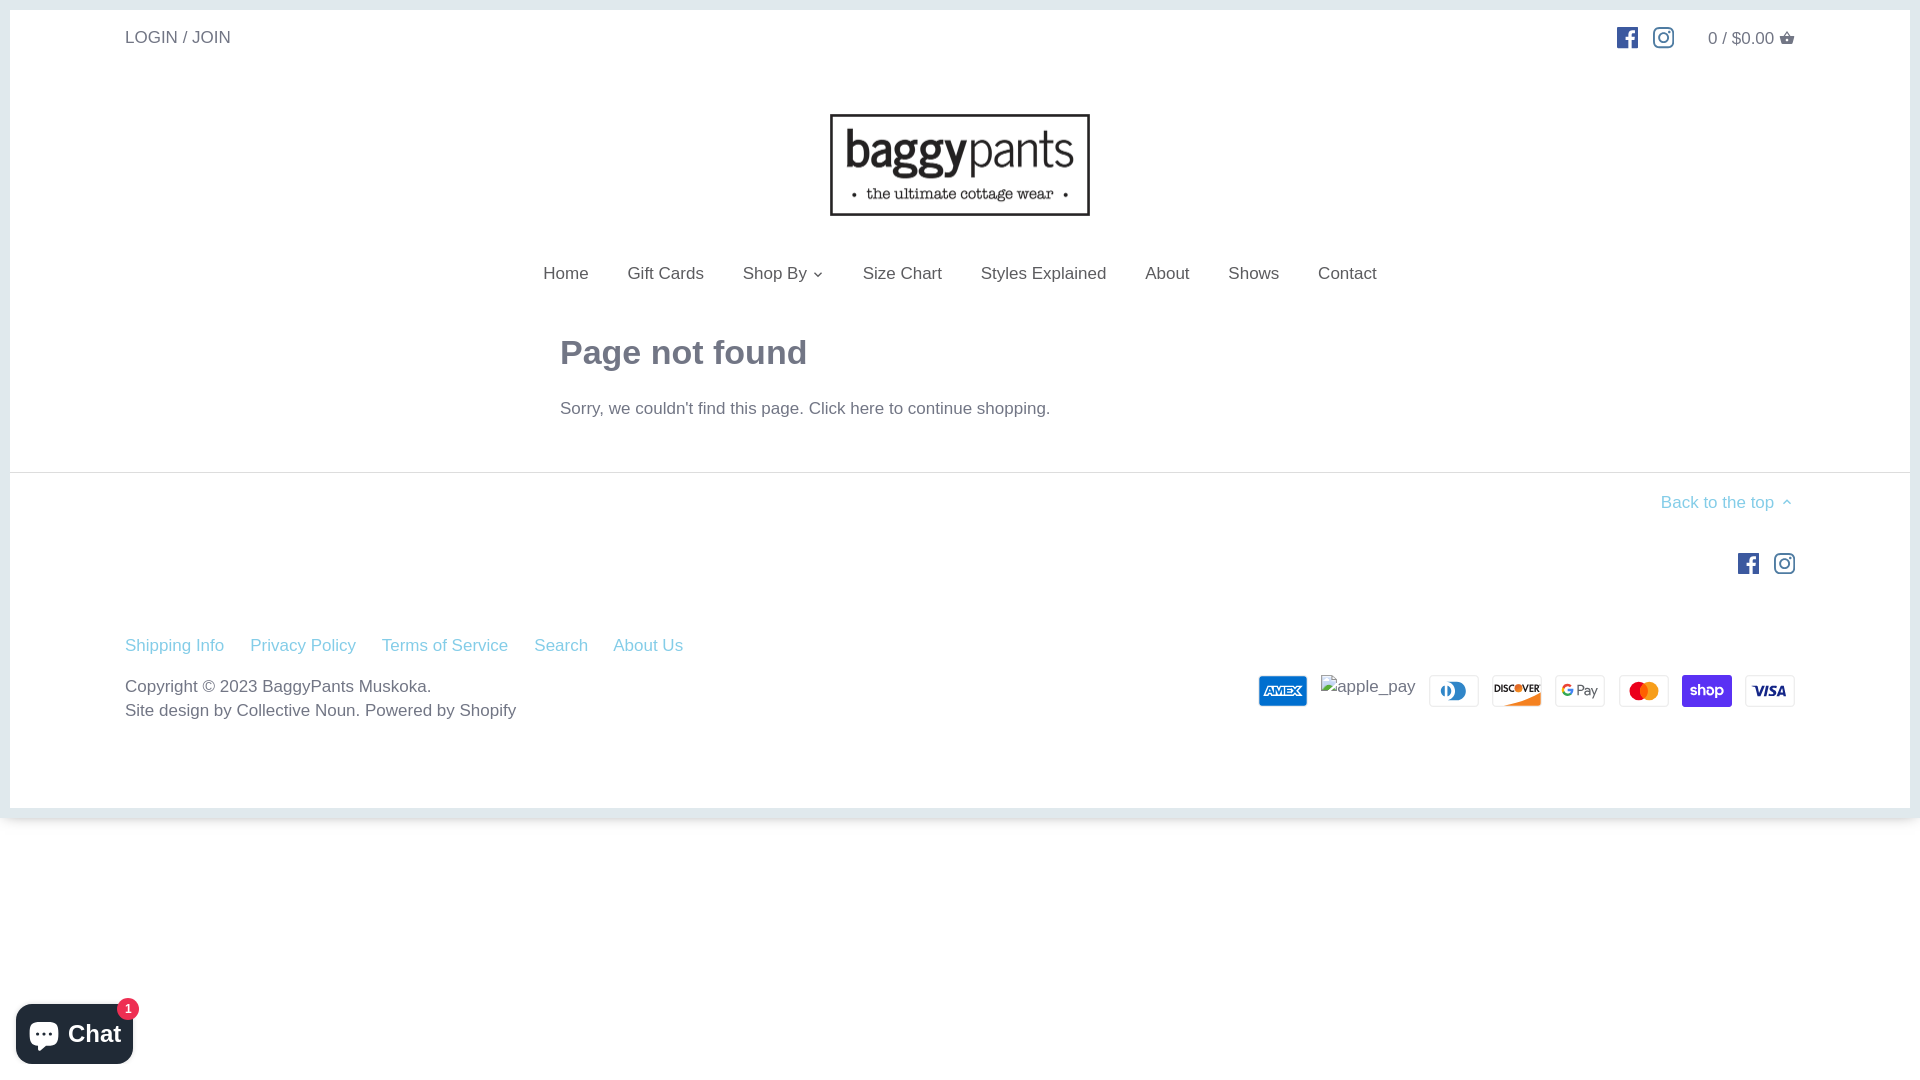  Describe the element at coordinates (444, 645) in the screenshot. I see `'Terms of Service'` at that location.